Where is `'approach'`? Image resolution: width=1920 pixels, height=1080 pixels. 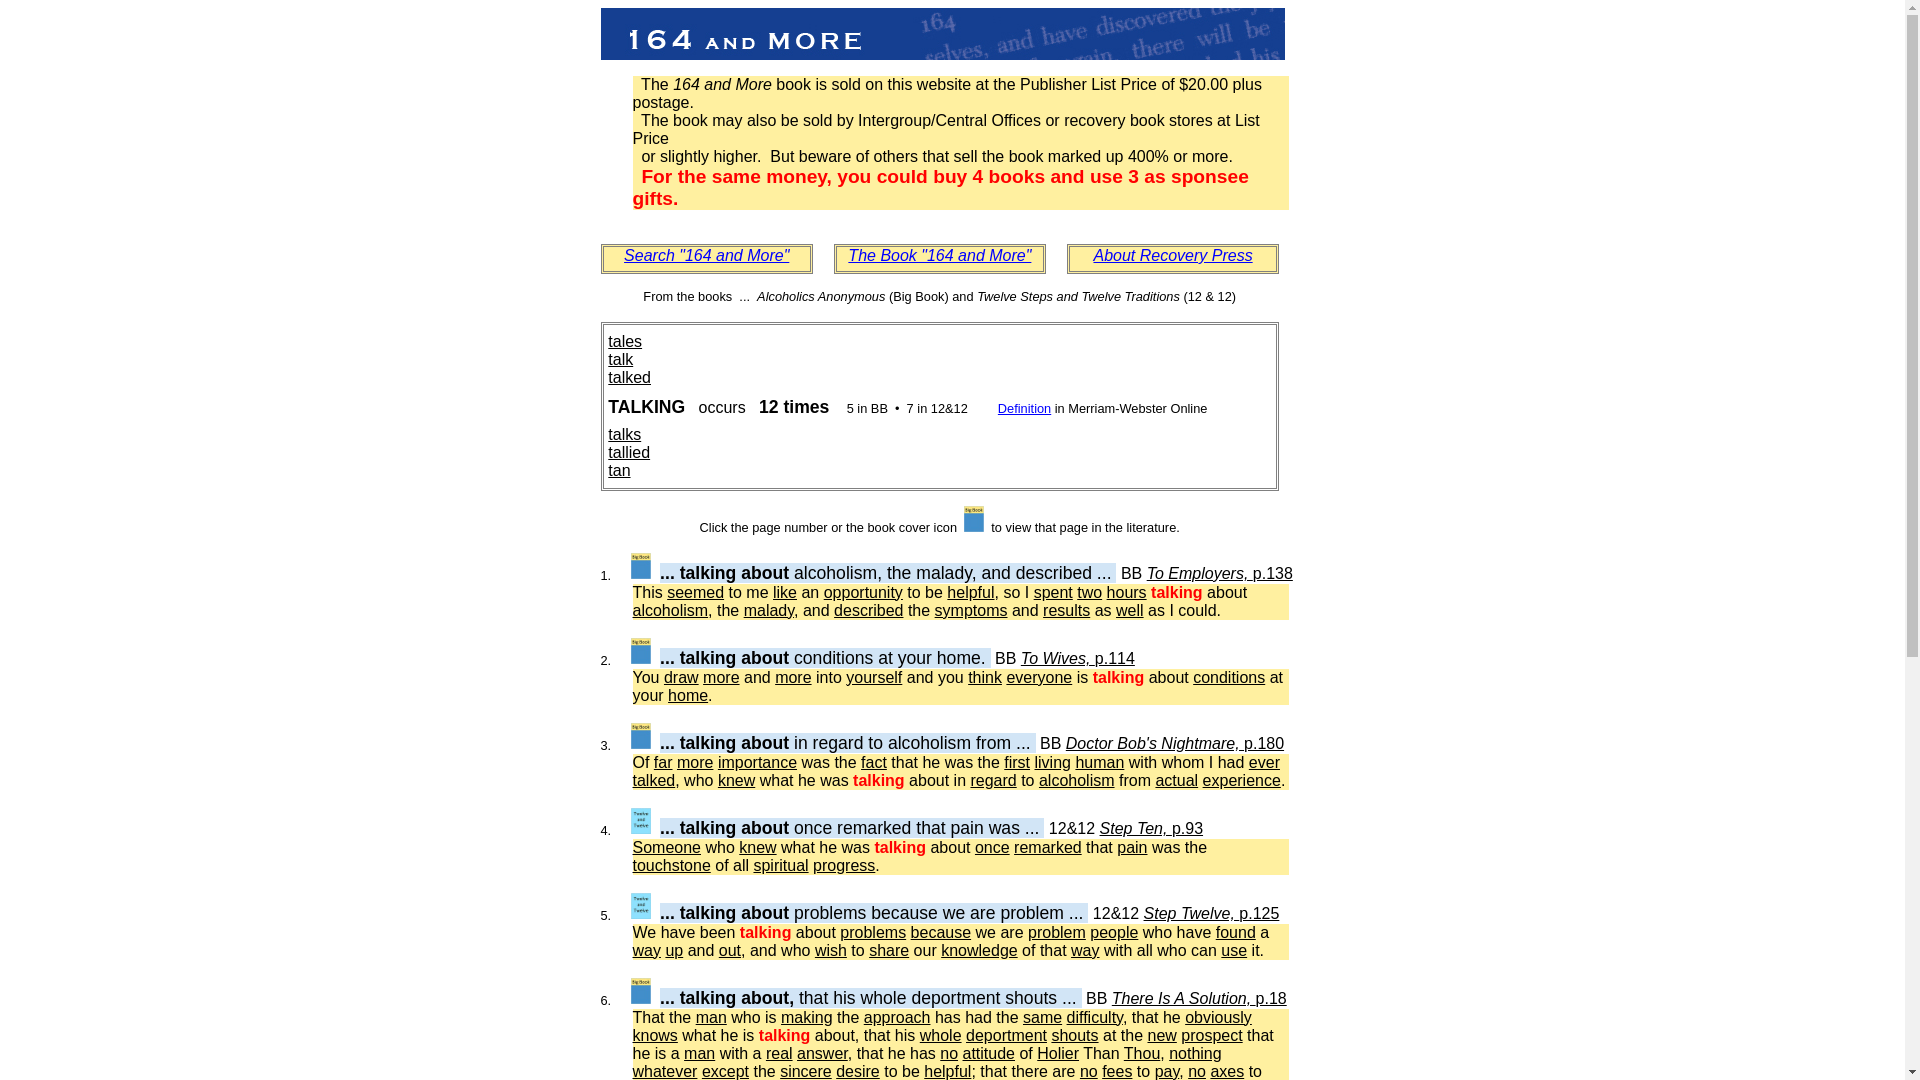
'approach' is located at coordinates (864, 1017).